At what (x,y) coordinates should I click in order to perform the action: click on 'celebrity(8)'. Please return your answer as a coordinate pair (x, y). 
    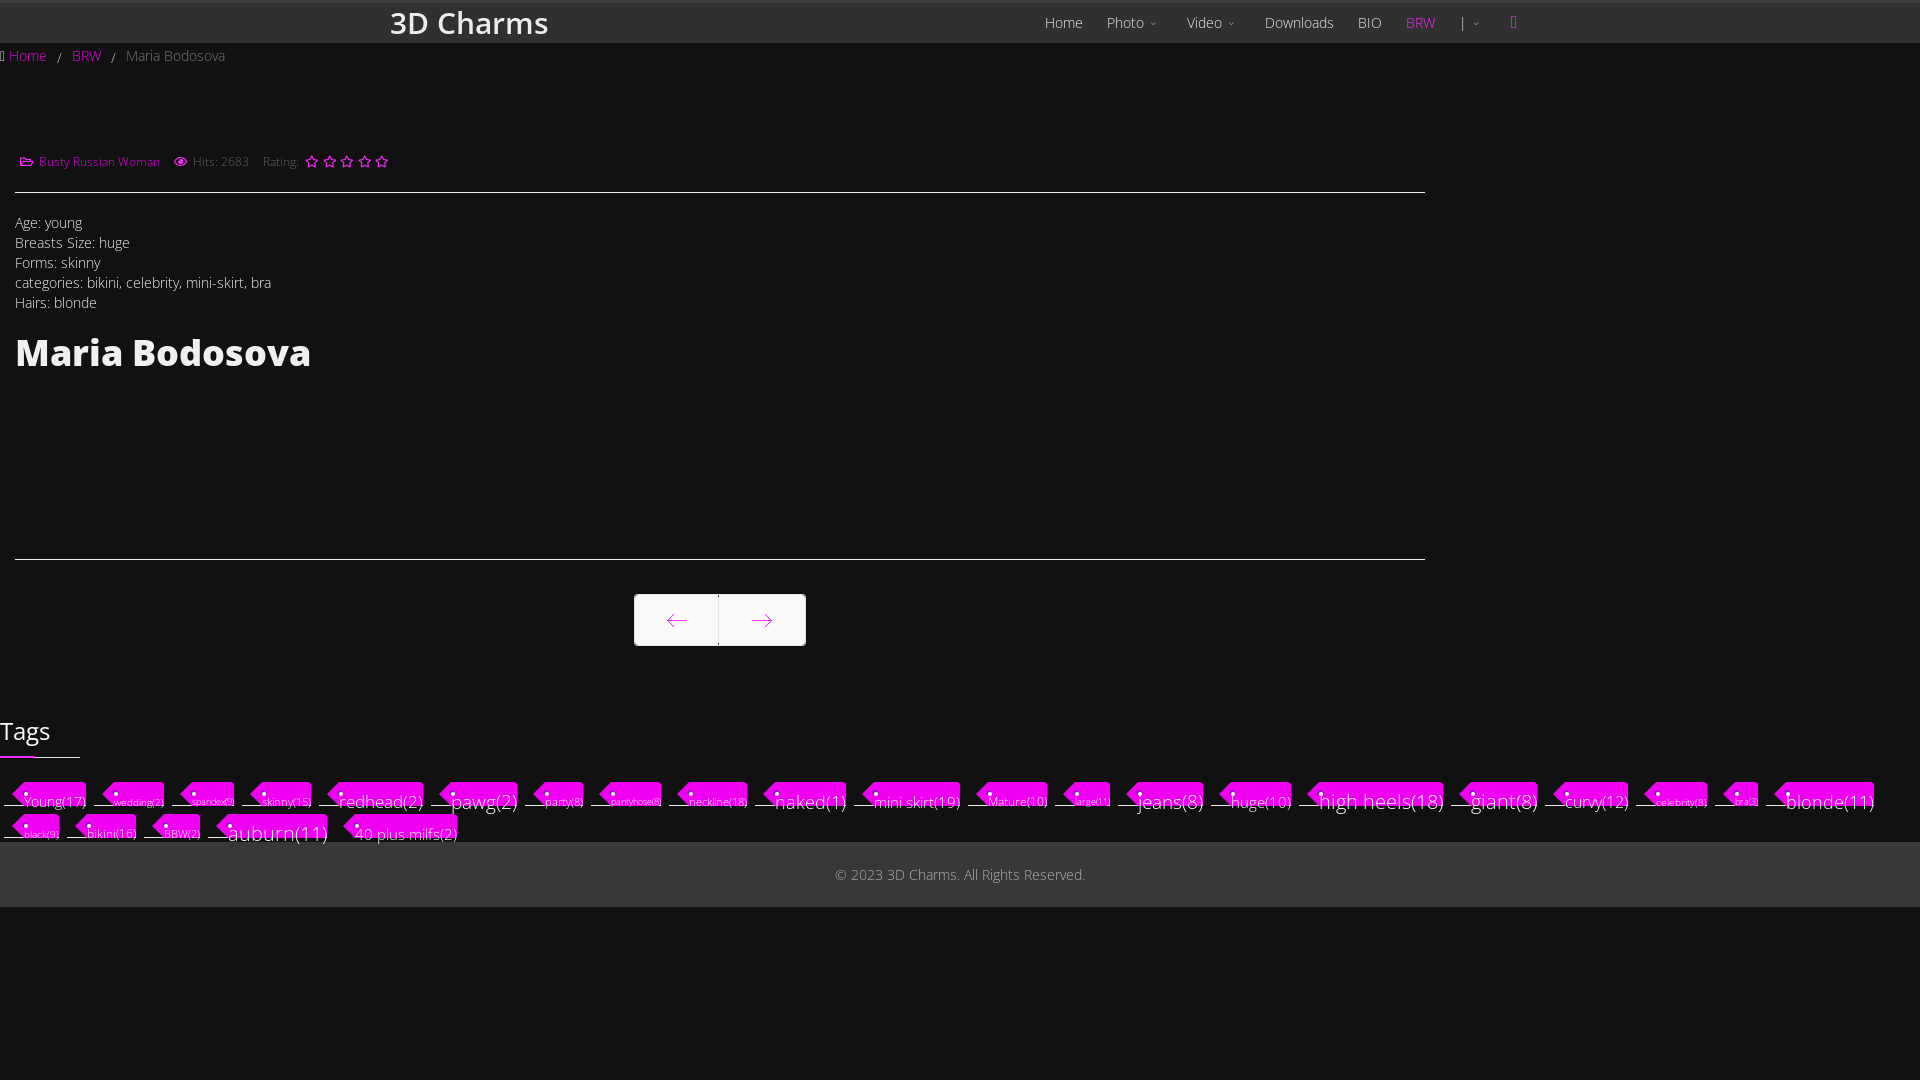
    Looking at the image, I should click on (1680, 793).